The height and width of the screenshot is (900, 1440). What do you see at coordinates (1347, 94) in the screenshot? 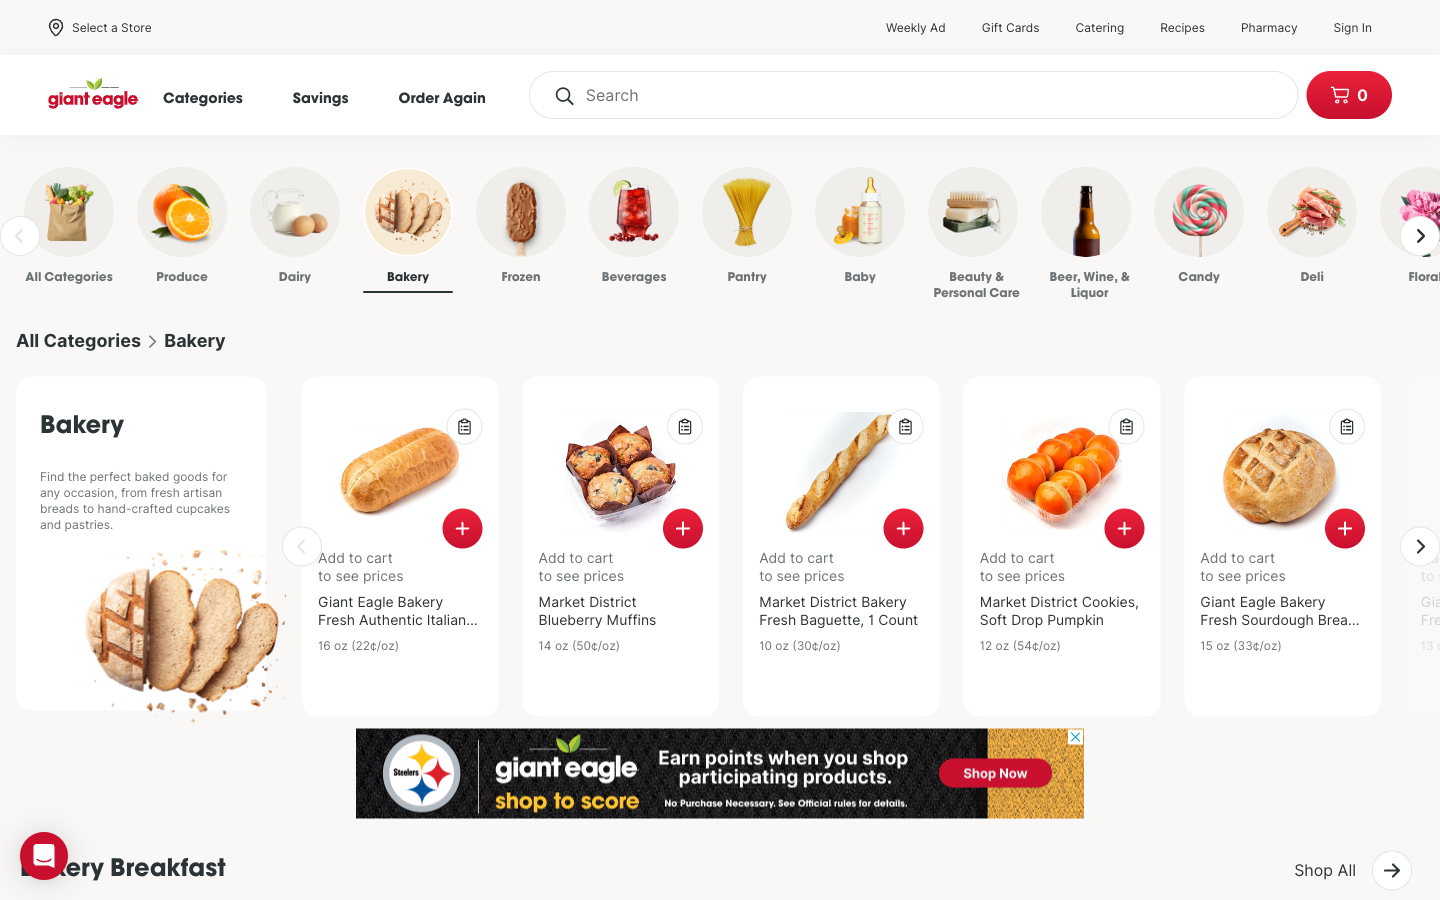
I see `View all products added to the shopping cart` at bounding box center [1347, 94].